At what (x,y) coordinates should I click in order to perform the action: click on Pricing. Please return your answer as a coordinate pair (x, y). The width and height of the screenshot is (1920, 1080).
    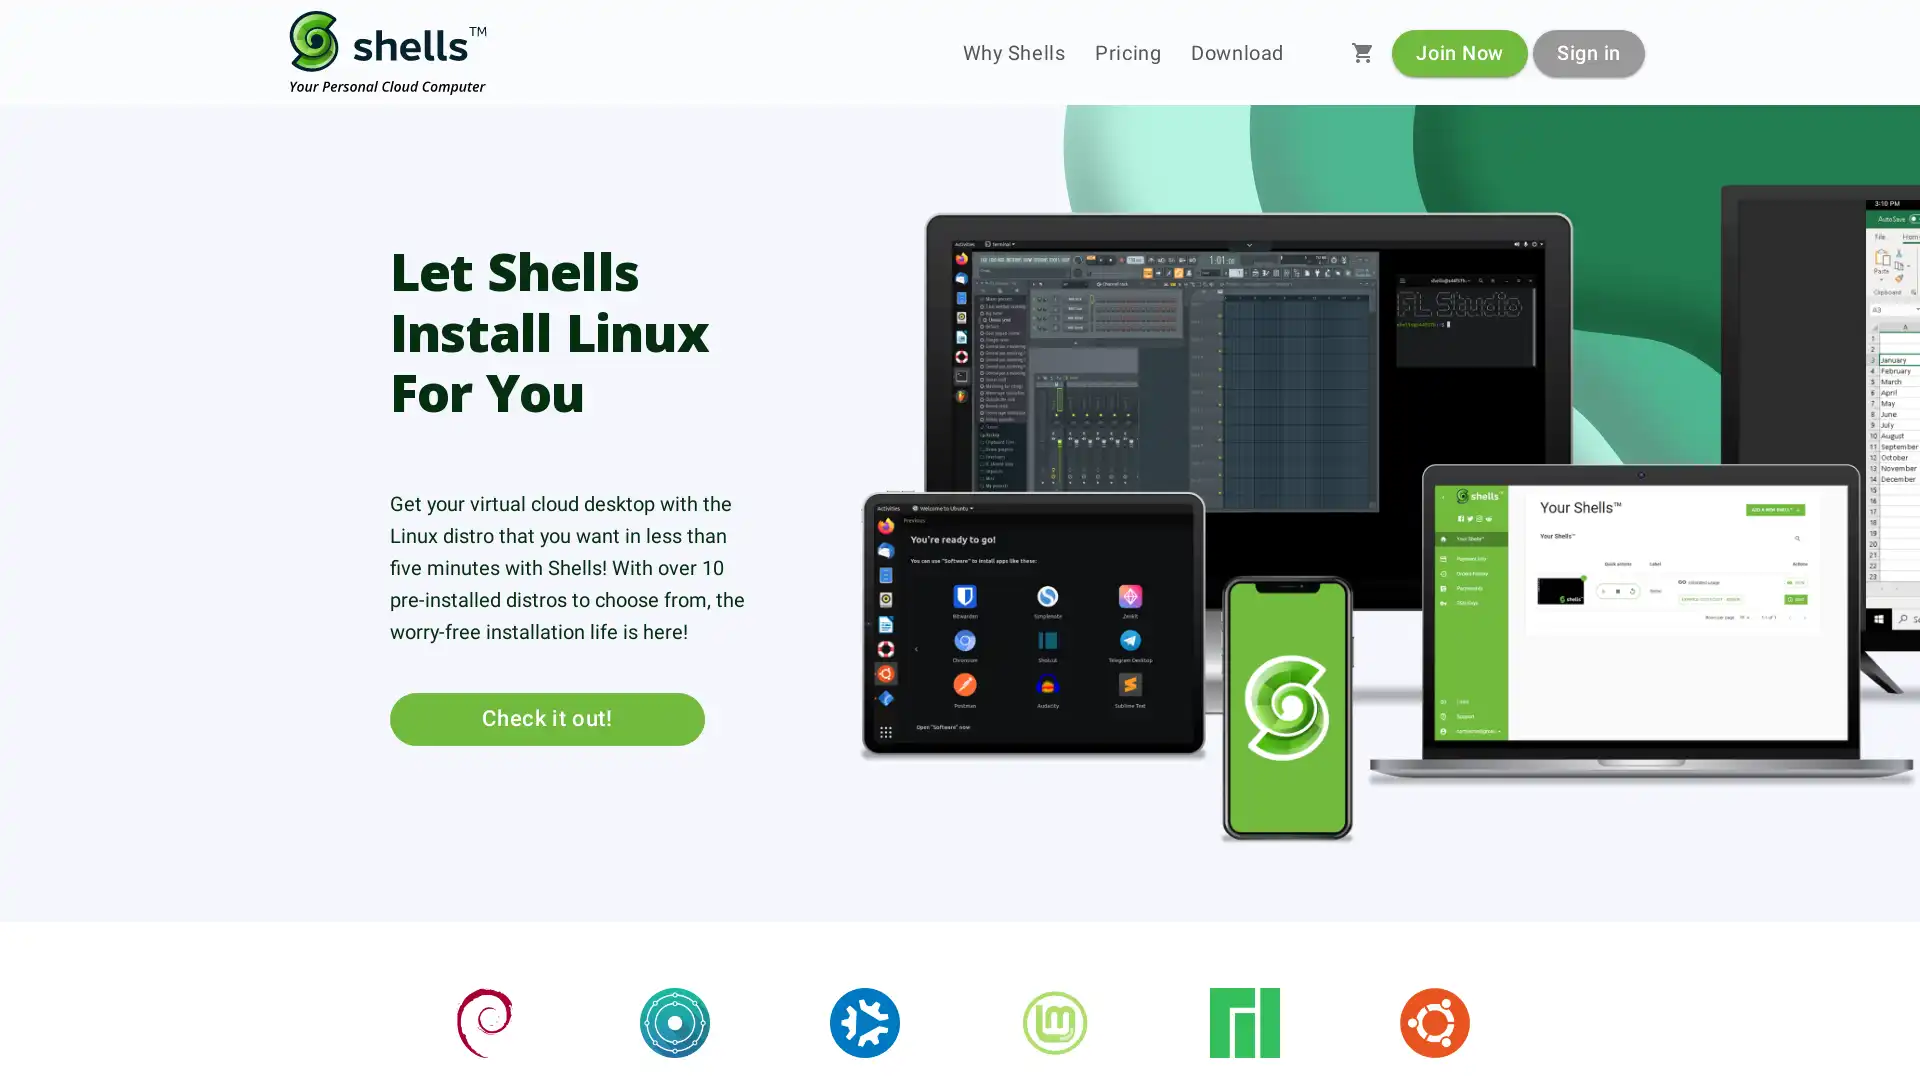
    Looking at the image, I should click on (1128, 52).